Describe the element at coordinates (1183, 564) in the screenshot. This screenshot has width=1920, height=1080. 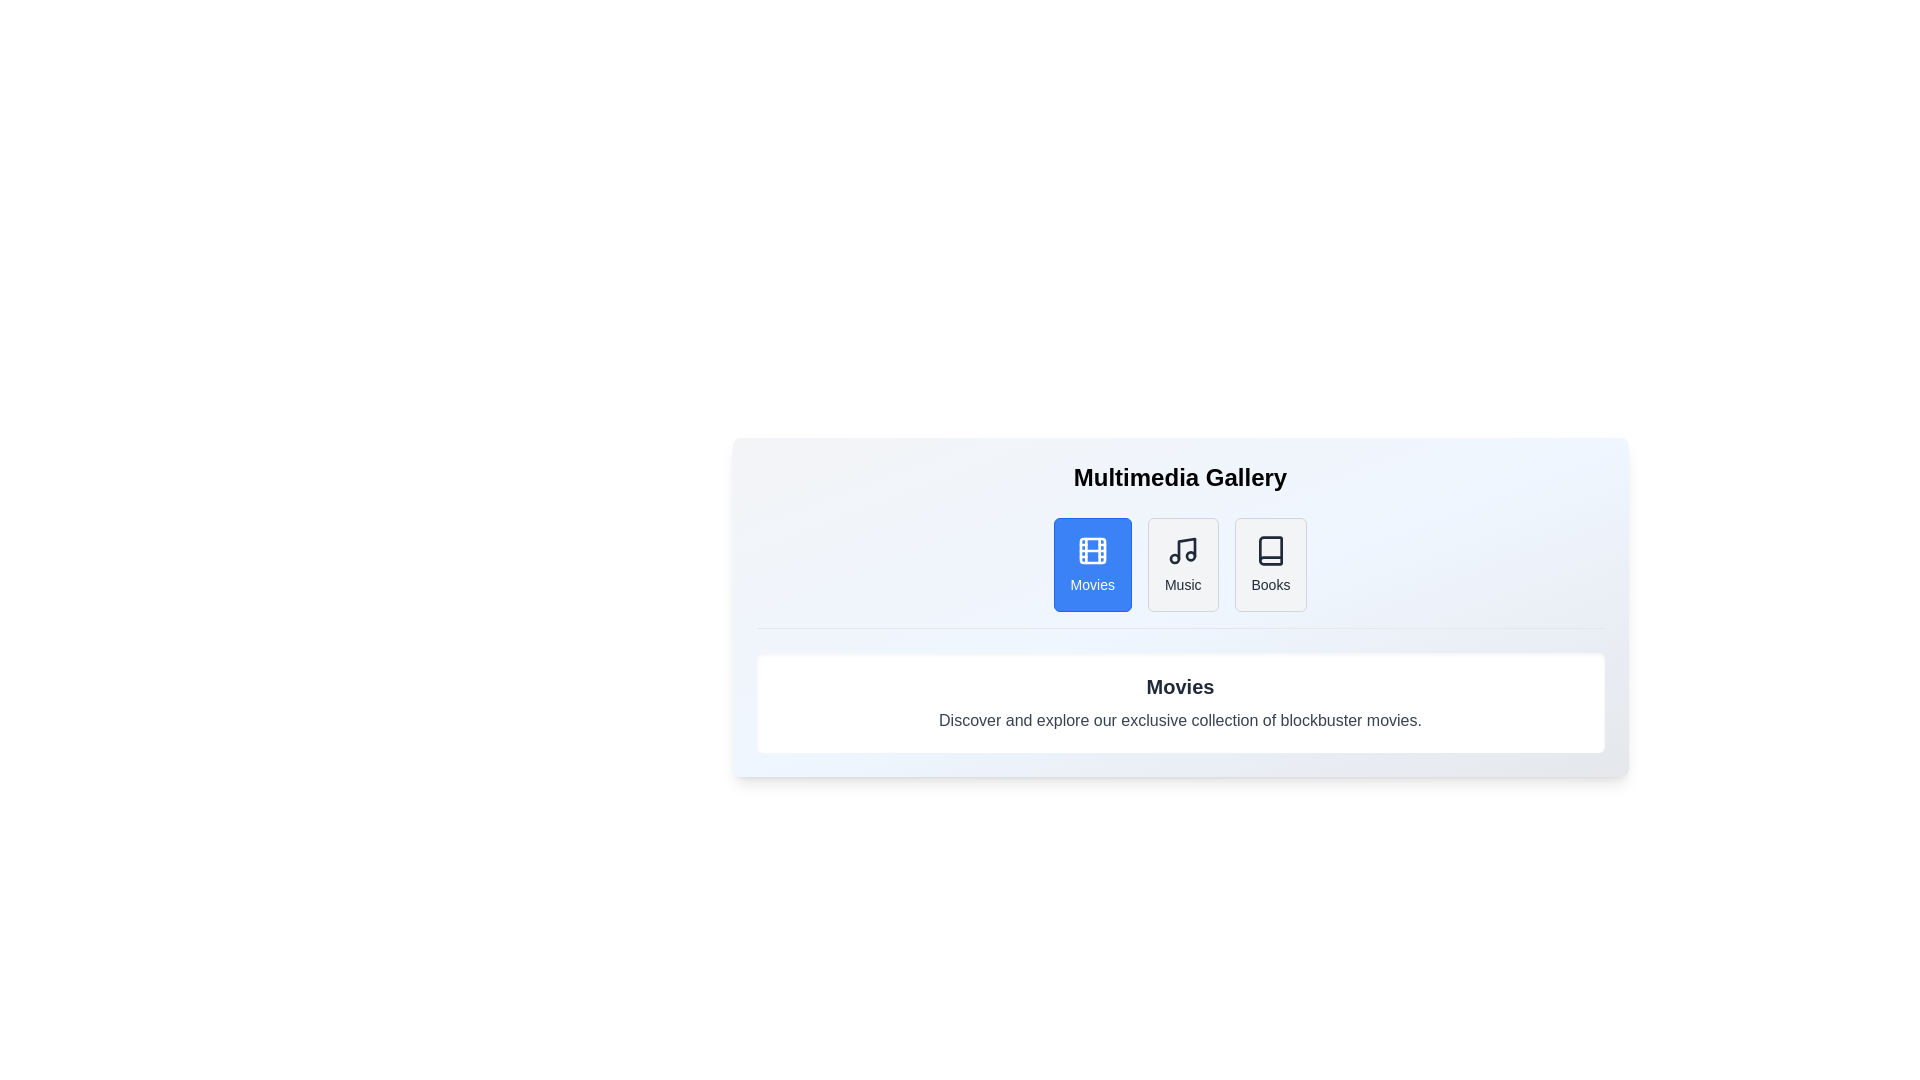
I see `the Music tab to view its contents` at that location.